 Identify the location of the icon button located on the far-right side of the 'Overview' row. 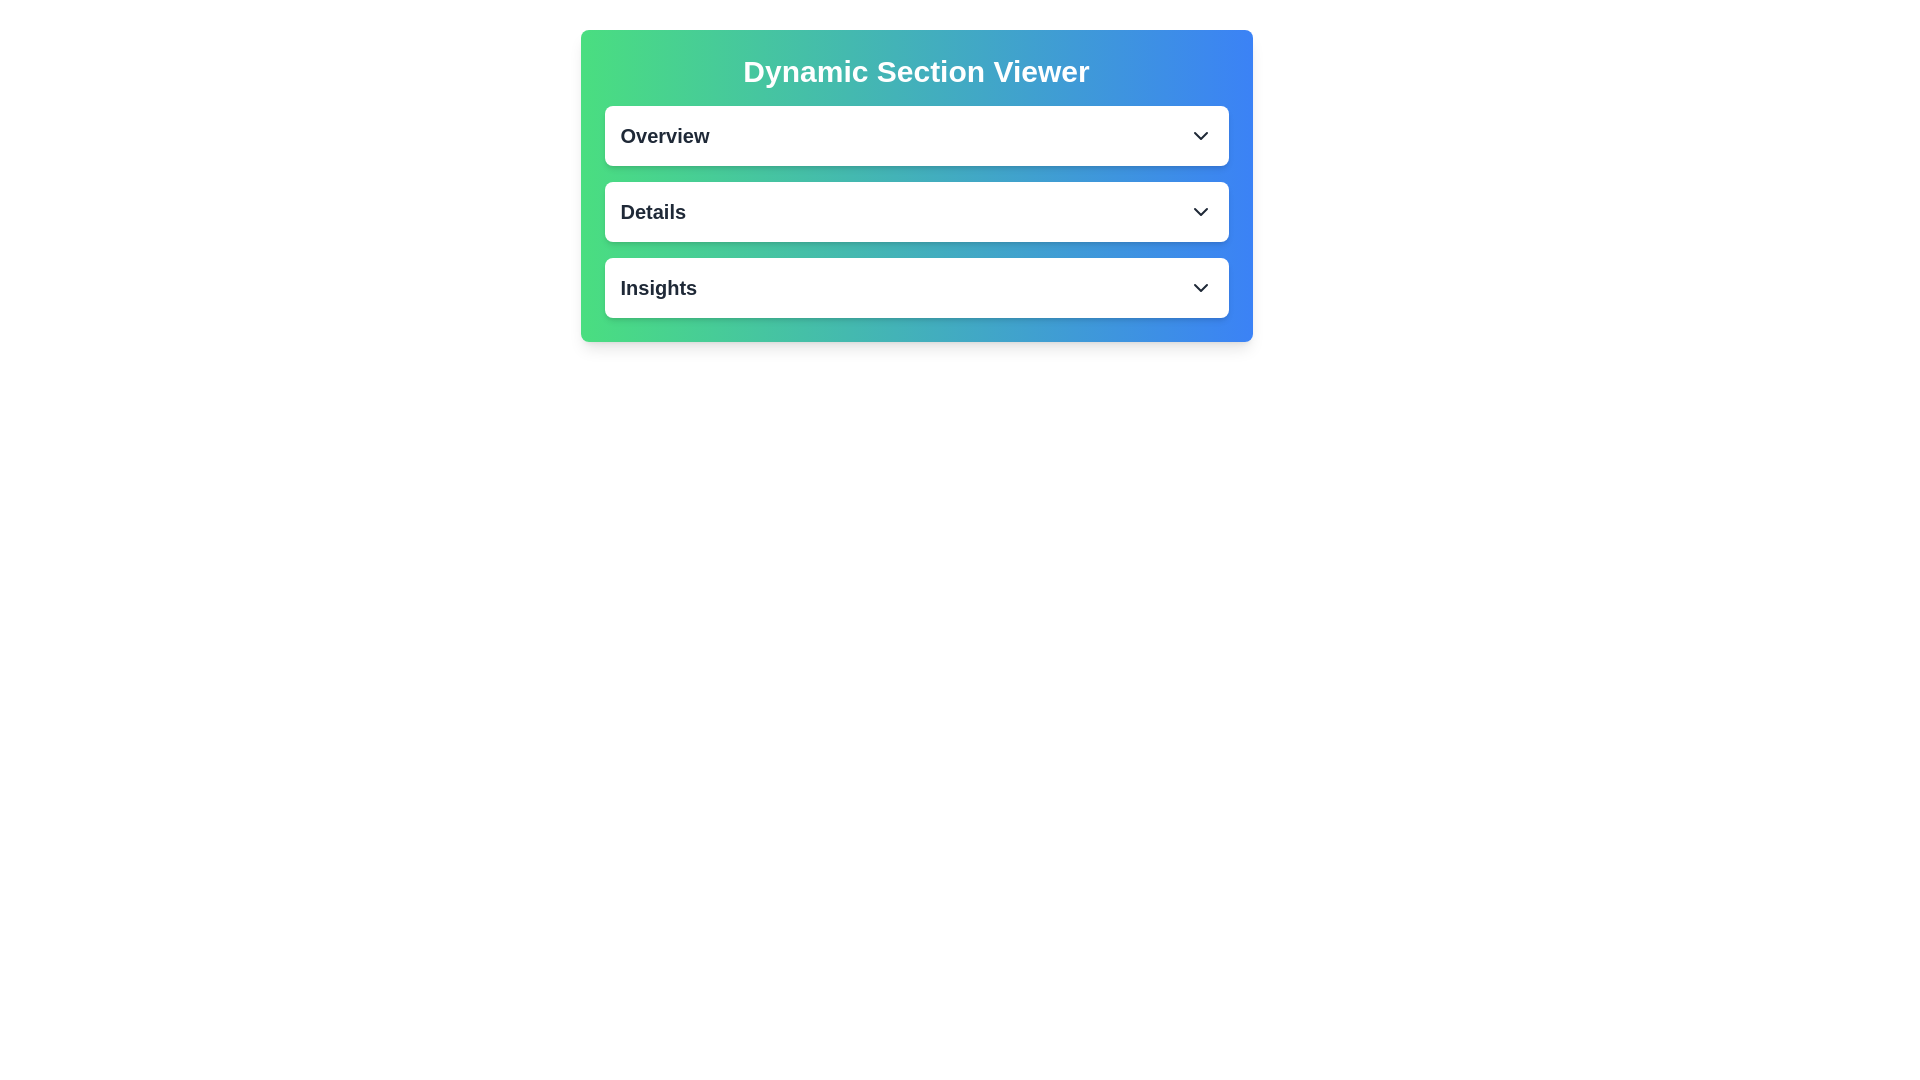
(1200, 135).